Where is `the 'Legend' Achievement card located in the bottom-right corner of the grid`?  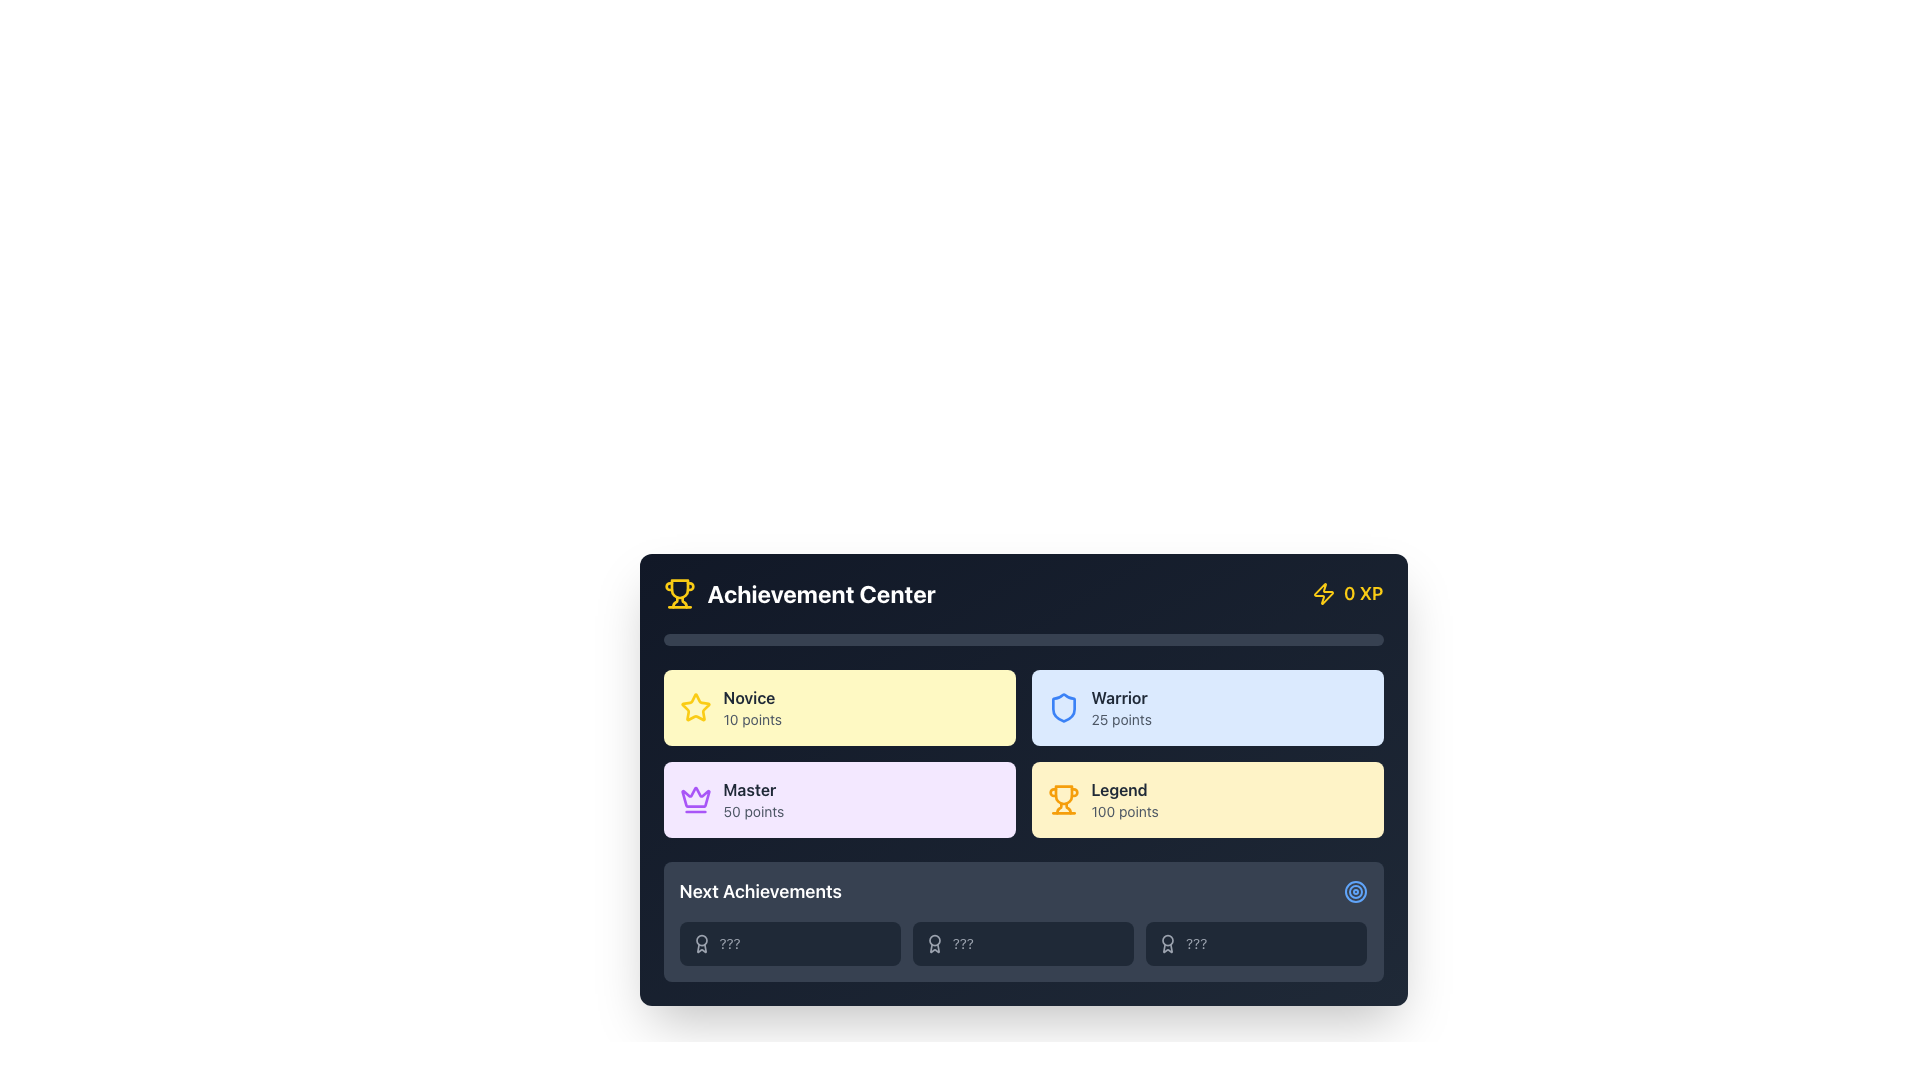
the 'Legend' Achievement card located in the bottom-right corner of the grid is located at coordinates (1206, 798).